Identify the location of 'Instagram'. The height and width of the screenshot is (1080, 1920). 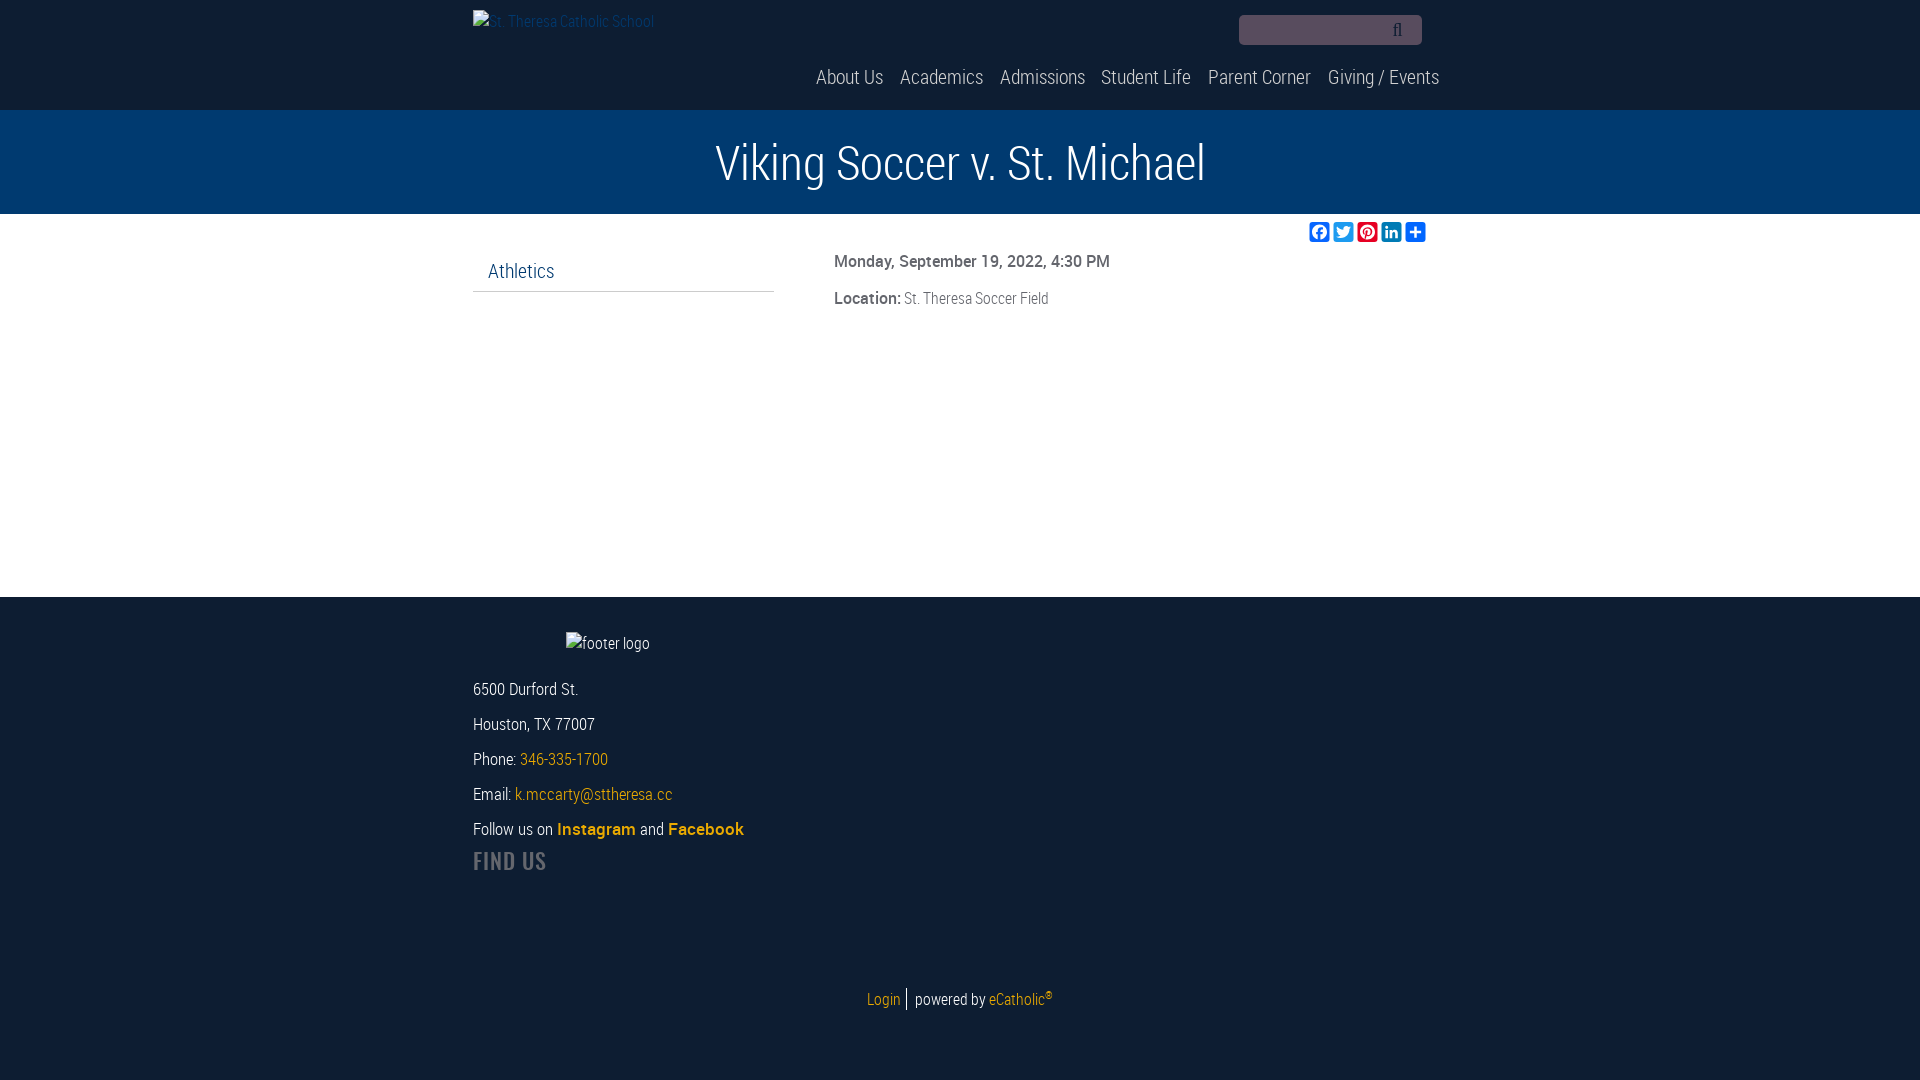
(594, 828).